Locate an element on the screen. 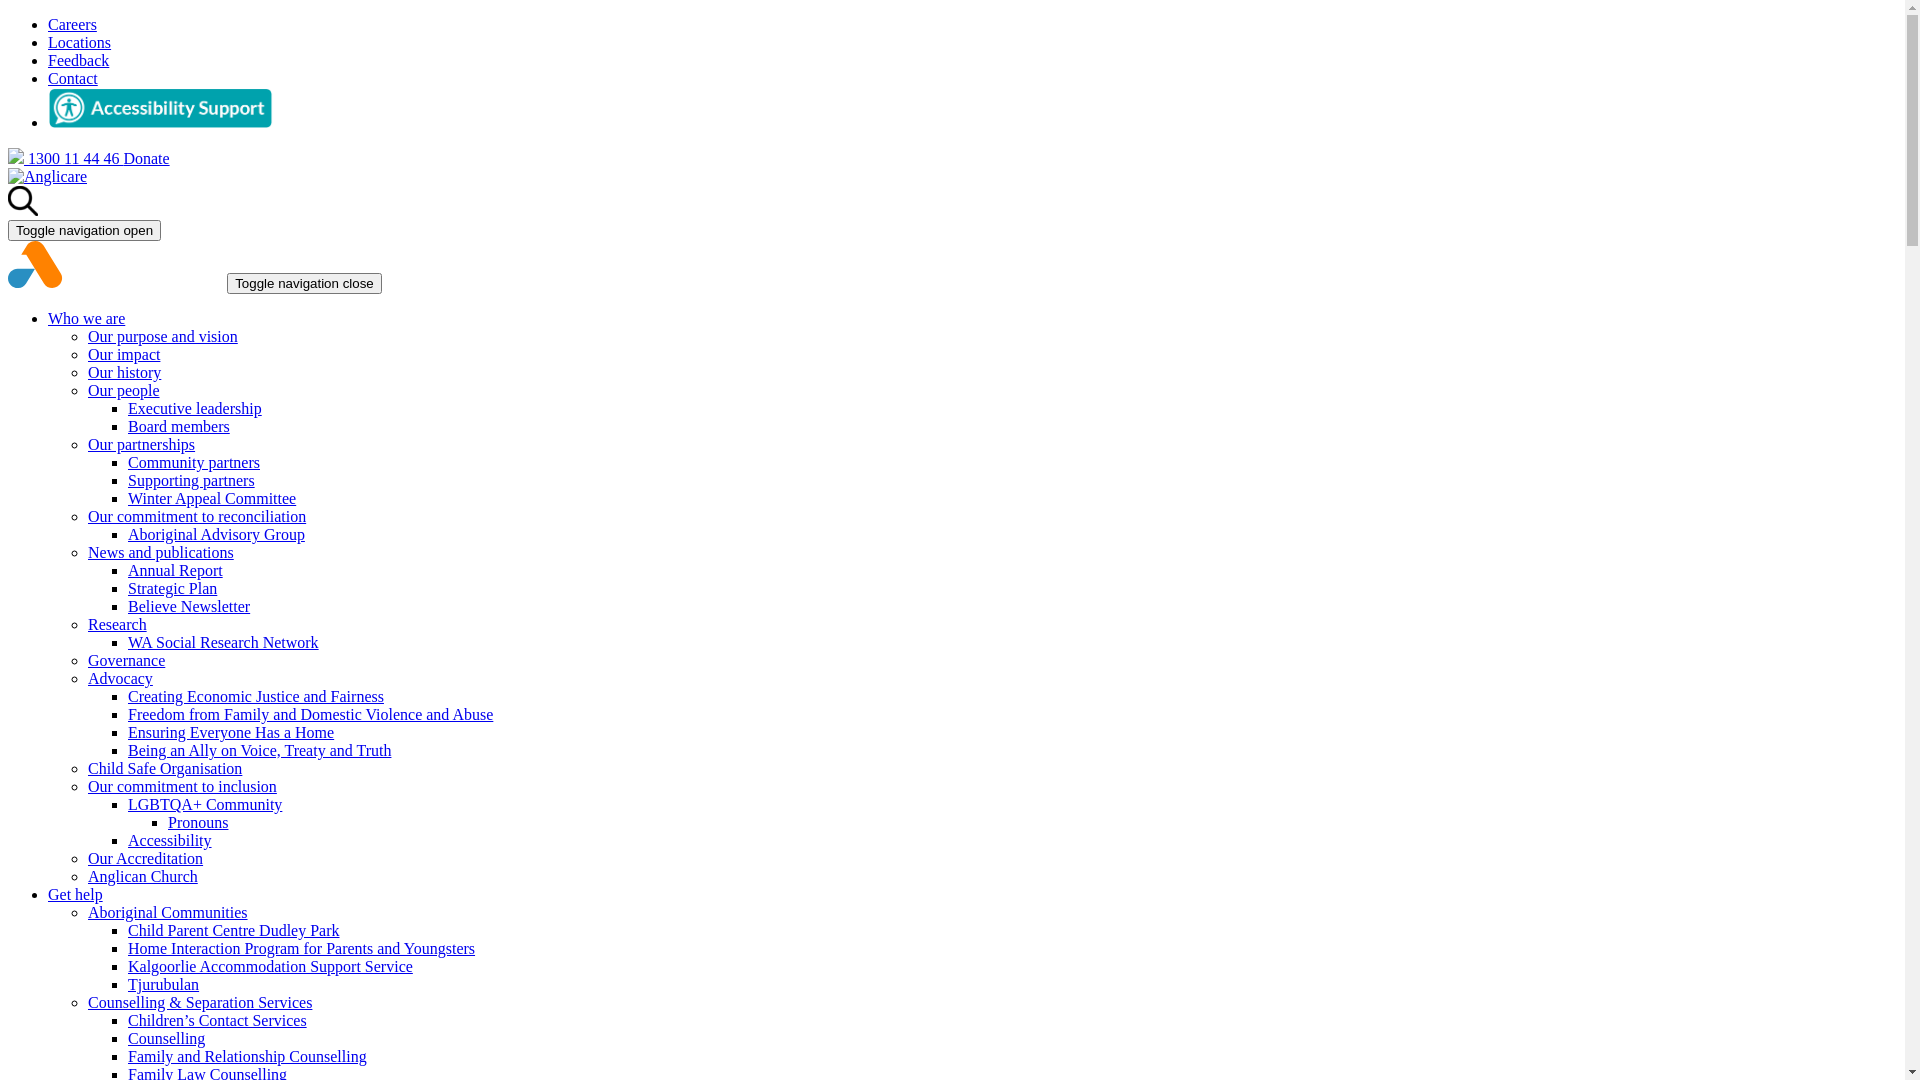 This screenshot has width=1920, height=1080. '1300 11 44 46' is located at coordinates (65, 157).